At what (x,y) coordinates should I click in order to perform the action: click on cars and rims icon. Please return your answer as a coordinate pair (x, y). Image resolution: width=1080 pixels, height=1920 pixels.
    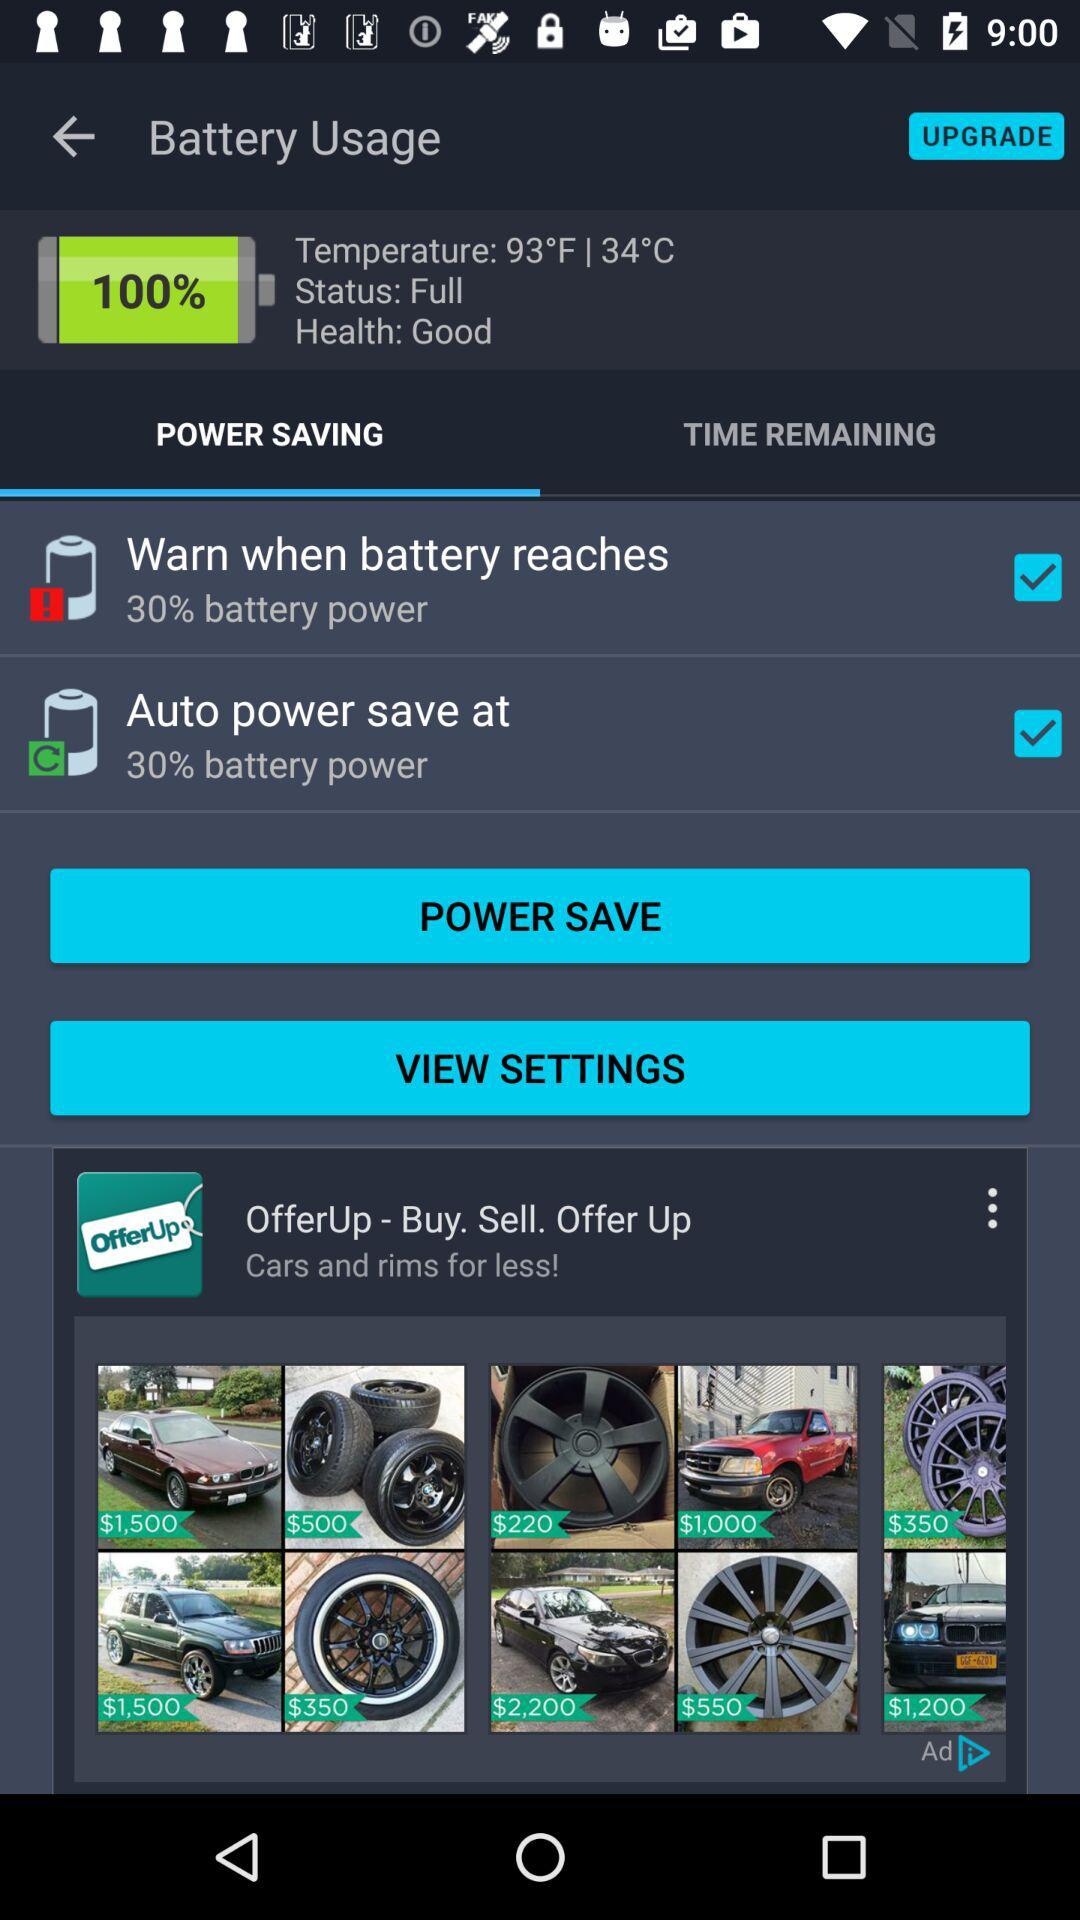
    Looking at the image, I should click on (468, 1263).